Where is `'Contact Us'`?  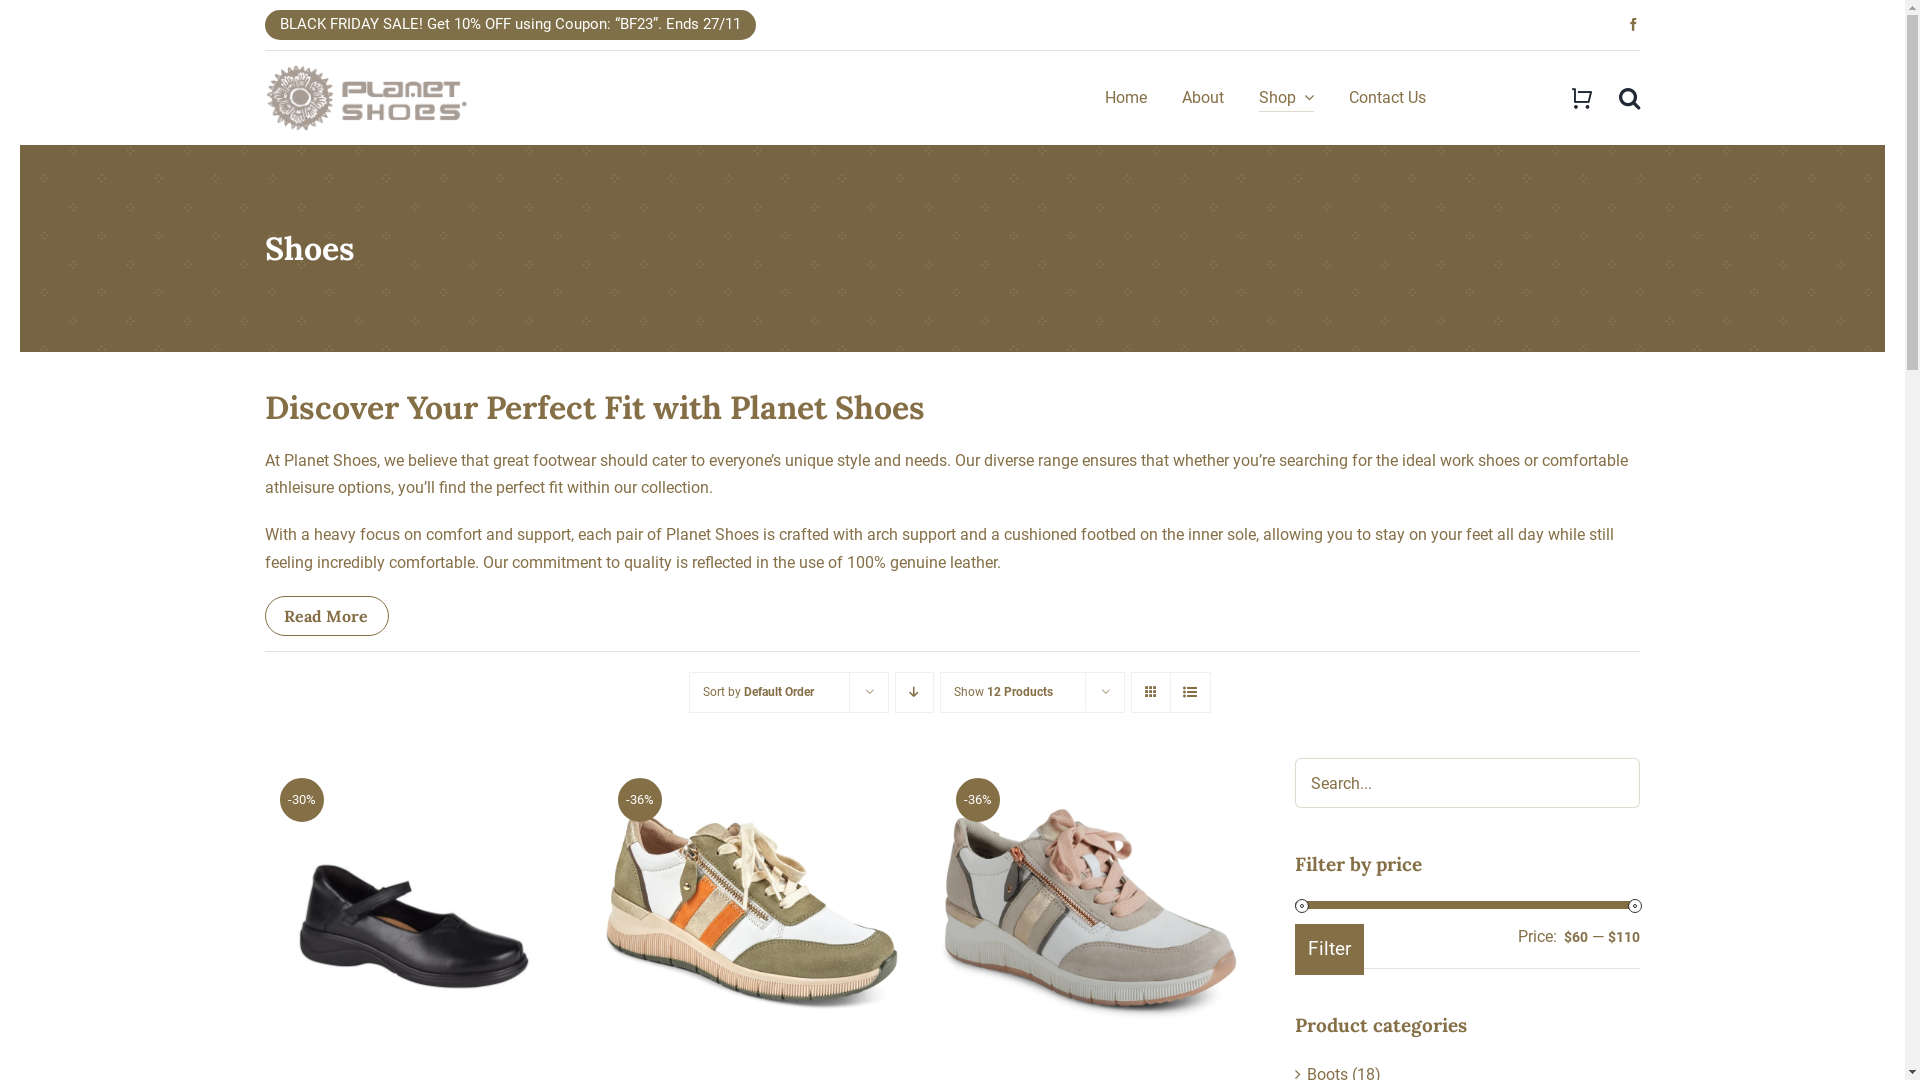
'Contact Us' is located at coordinates (1386, 97).